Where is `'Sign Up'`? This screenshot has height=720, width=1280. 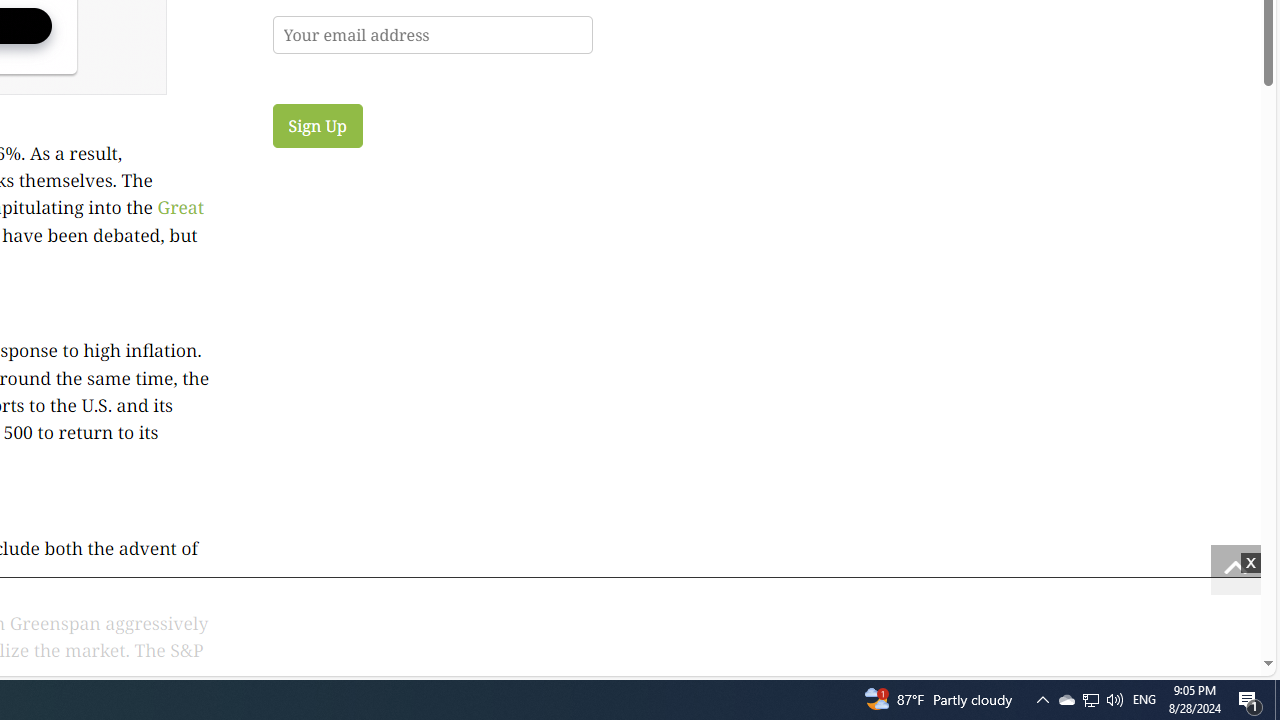
'Sign Up' is located at coordinates (316, 125).